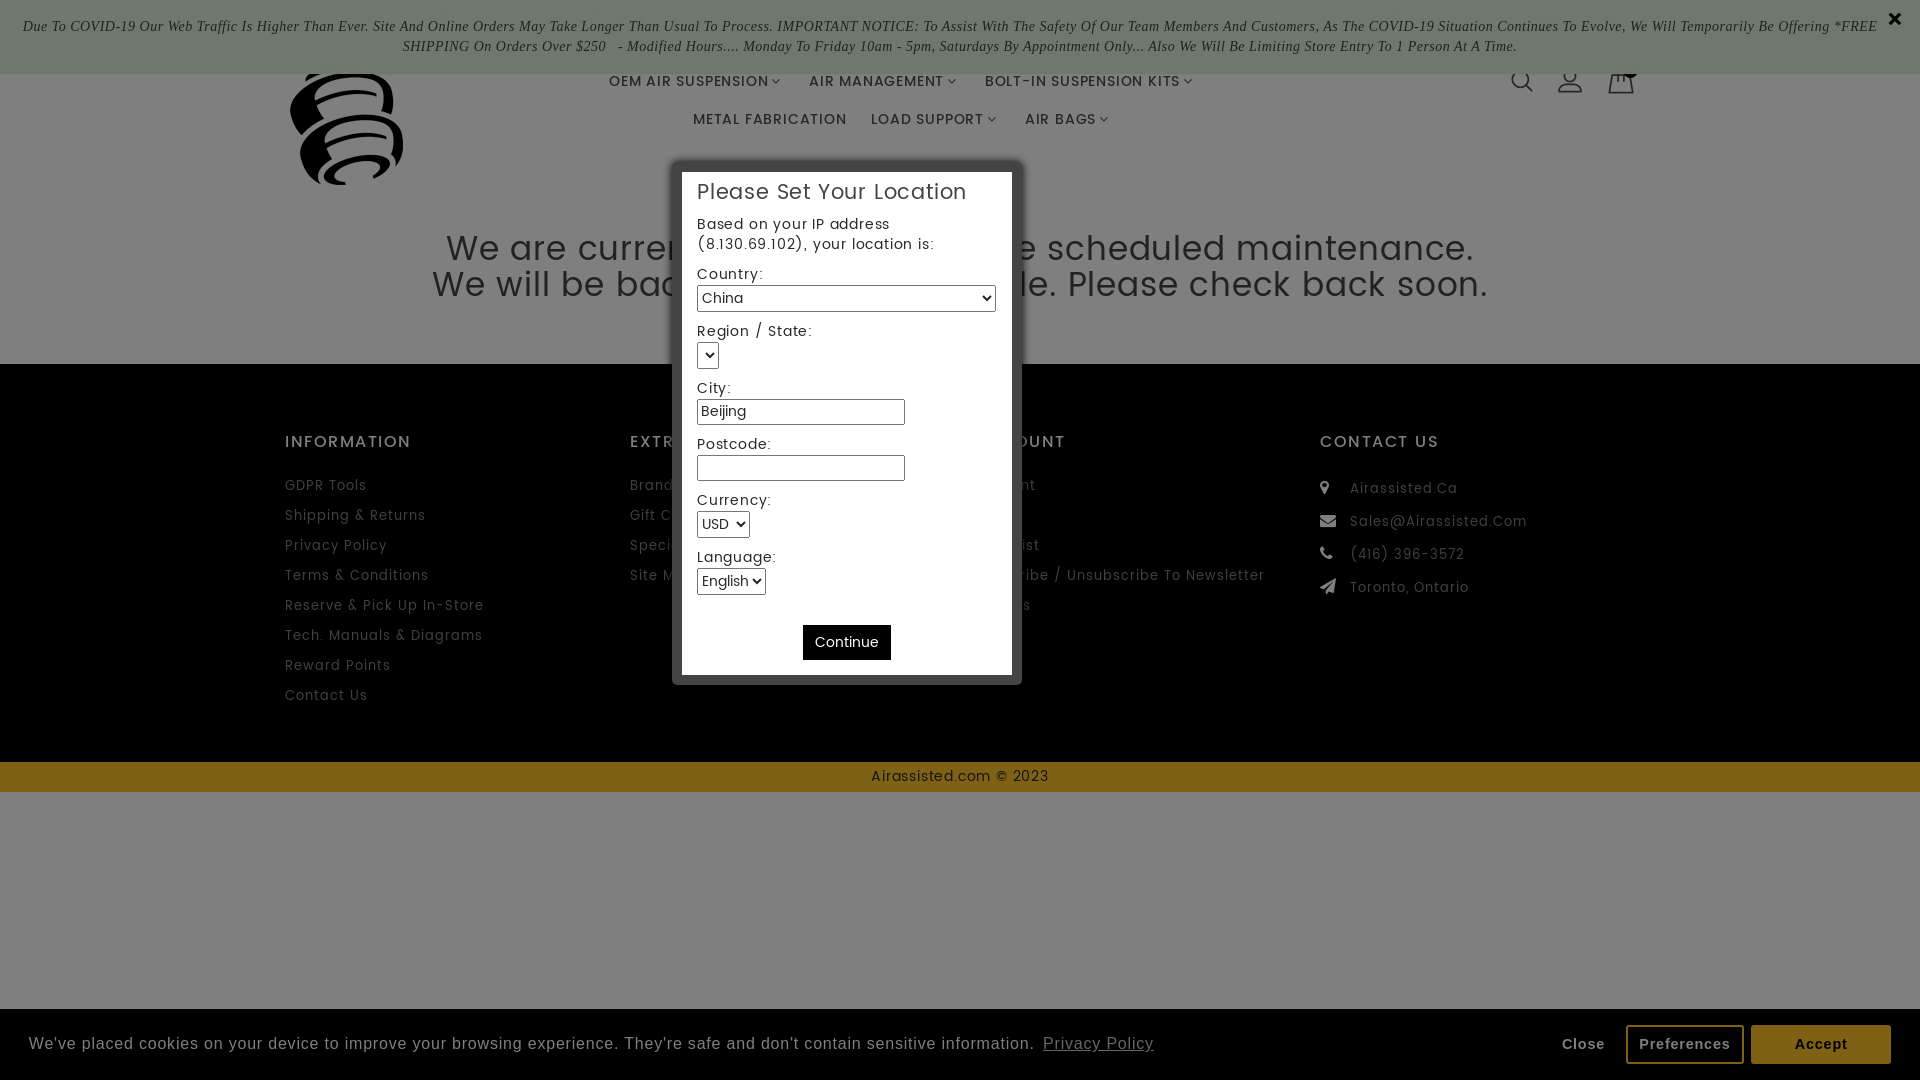  What do you see at coordinates (1621, 80) in the screenshot?
I see `'0'` at bounding box center [1621, 80].